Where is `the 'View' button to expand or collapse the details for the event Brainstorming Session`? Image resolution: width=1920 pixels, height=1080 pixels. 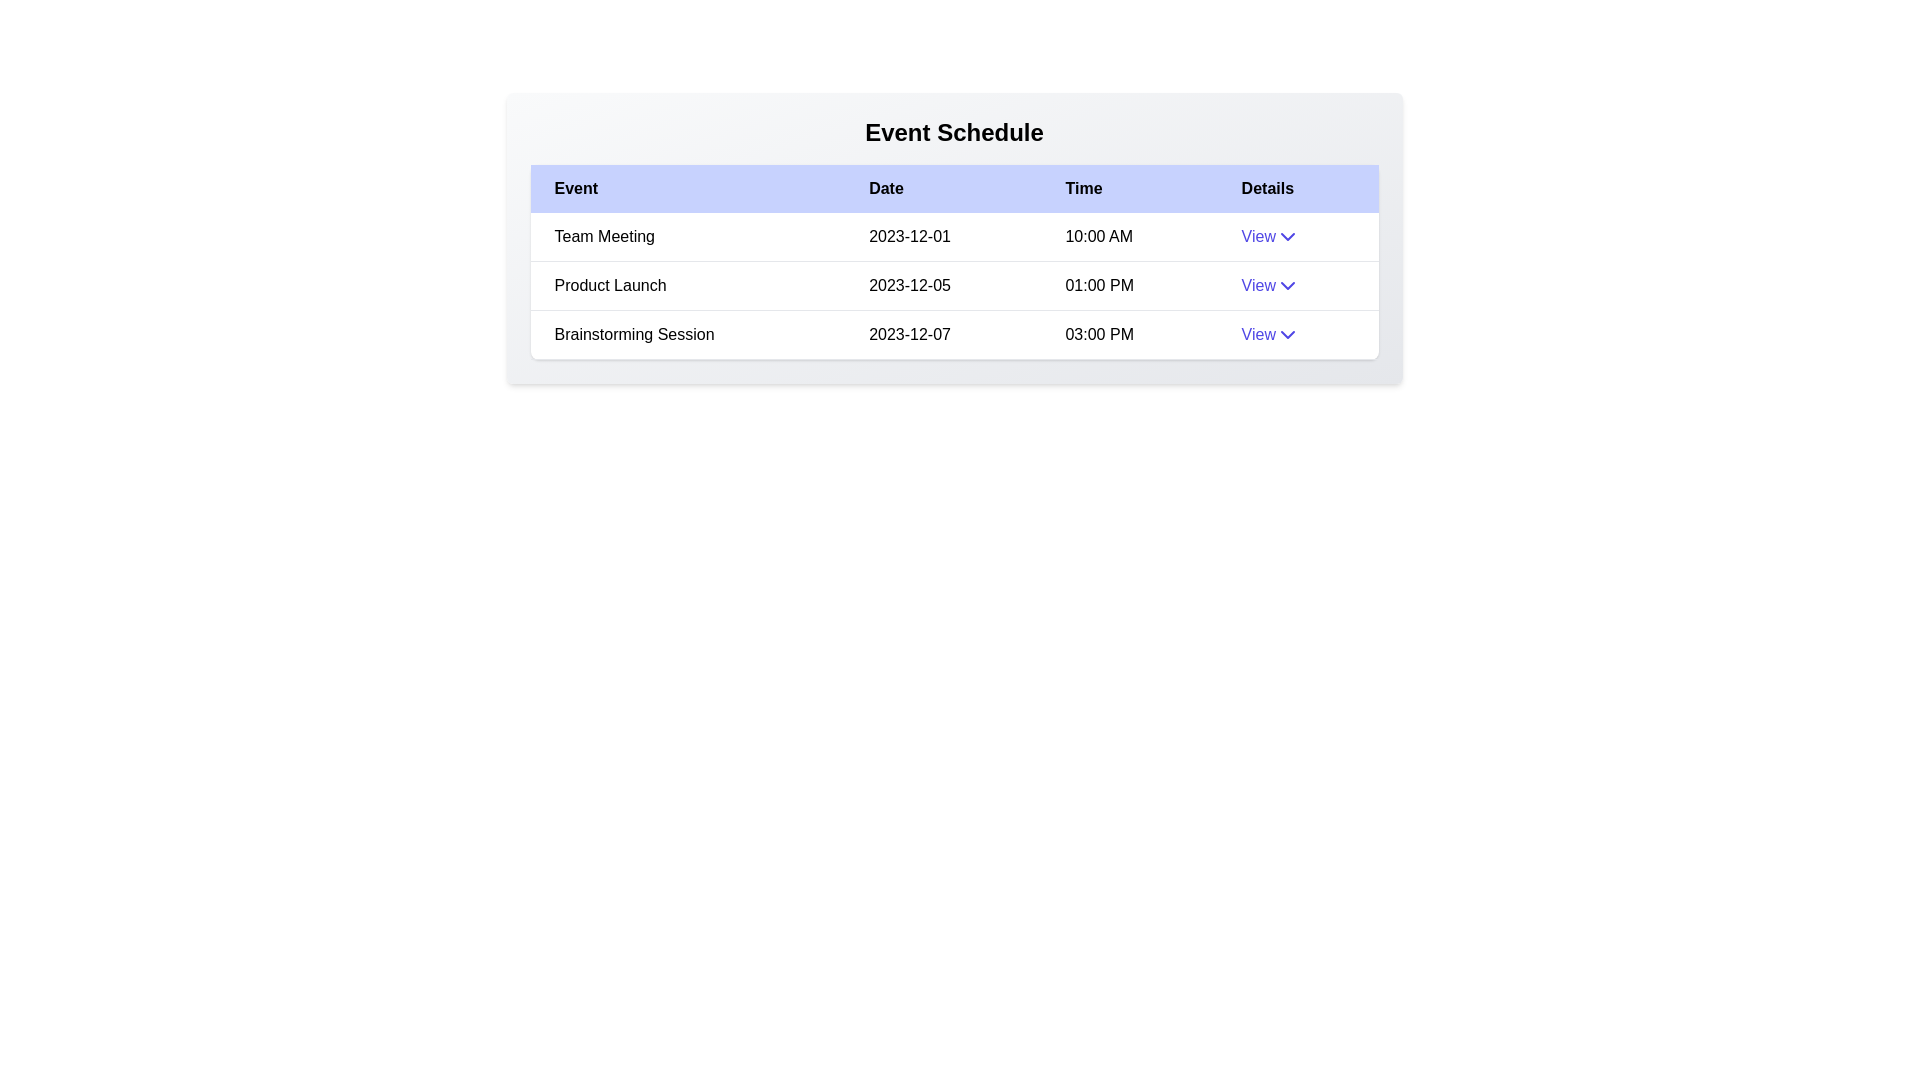
the 'View' button to expand or collapse the details for the event Brainstorming Session is located at coordinates (1269, 334).